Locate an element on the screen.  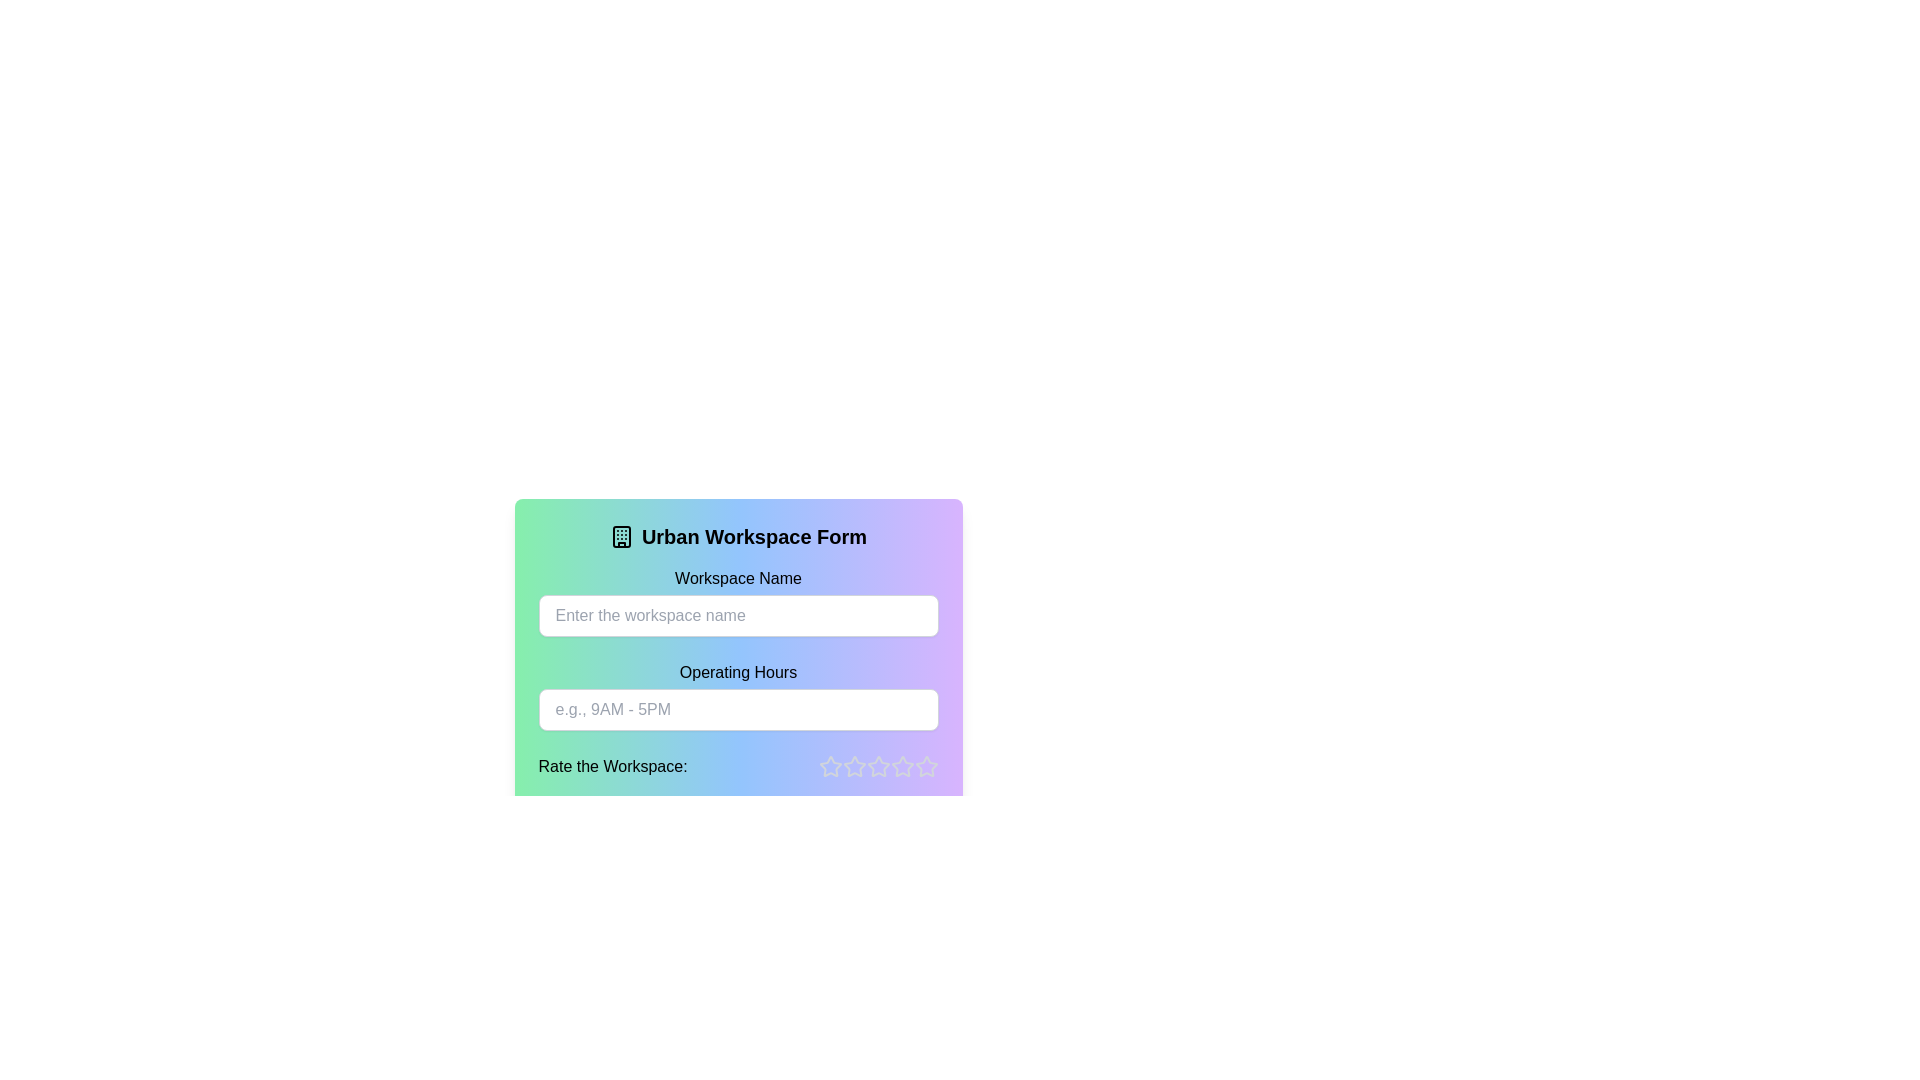
to the fifth star icon with a hollow outline and gray color in the 'Rate the Workspace' section is located at coordinates (925, 766).